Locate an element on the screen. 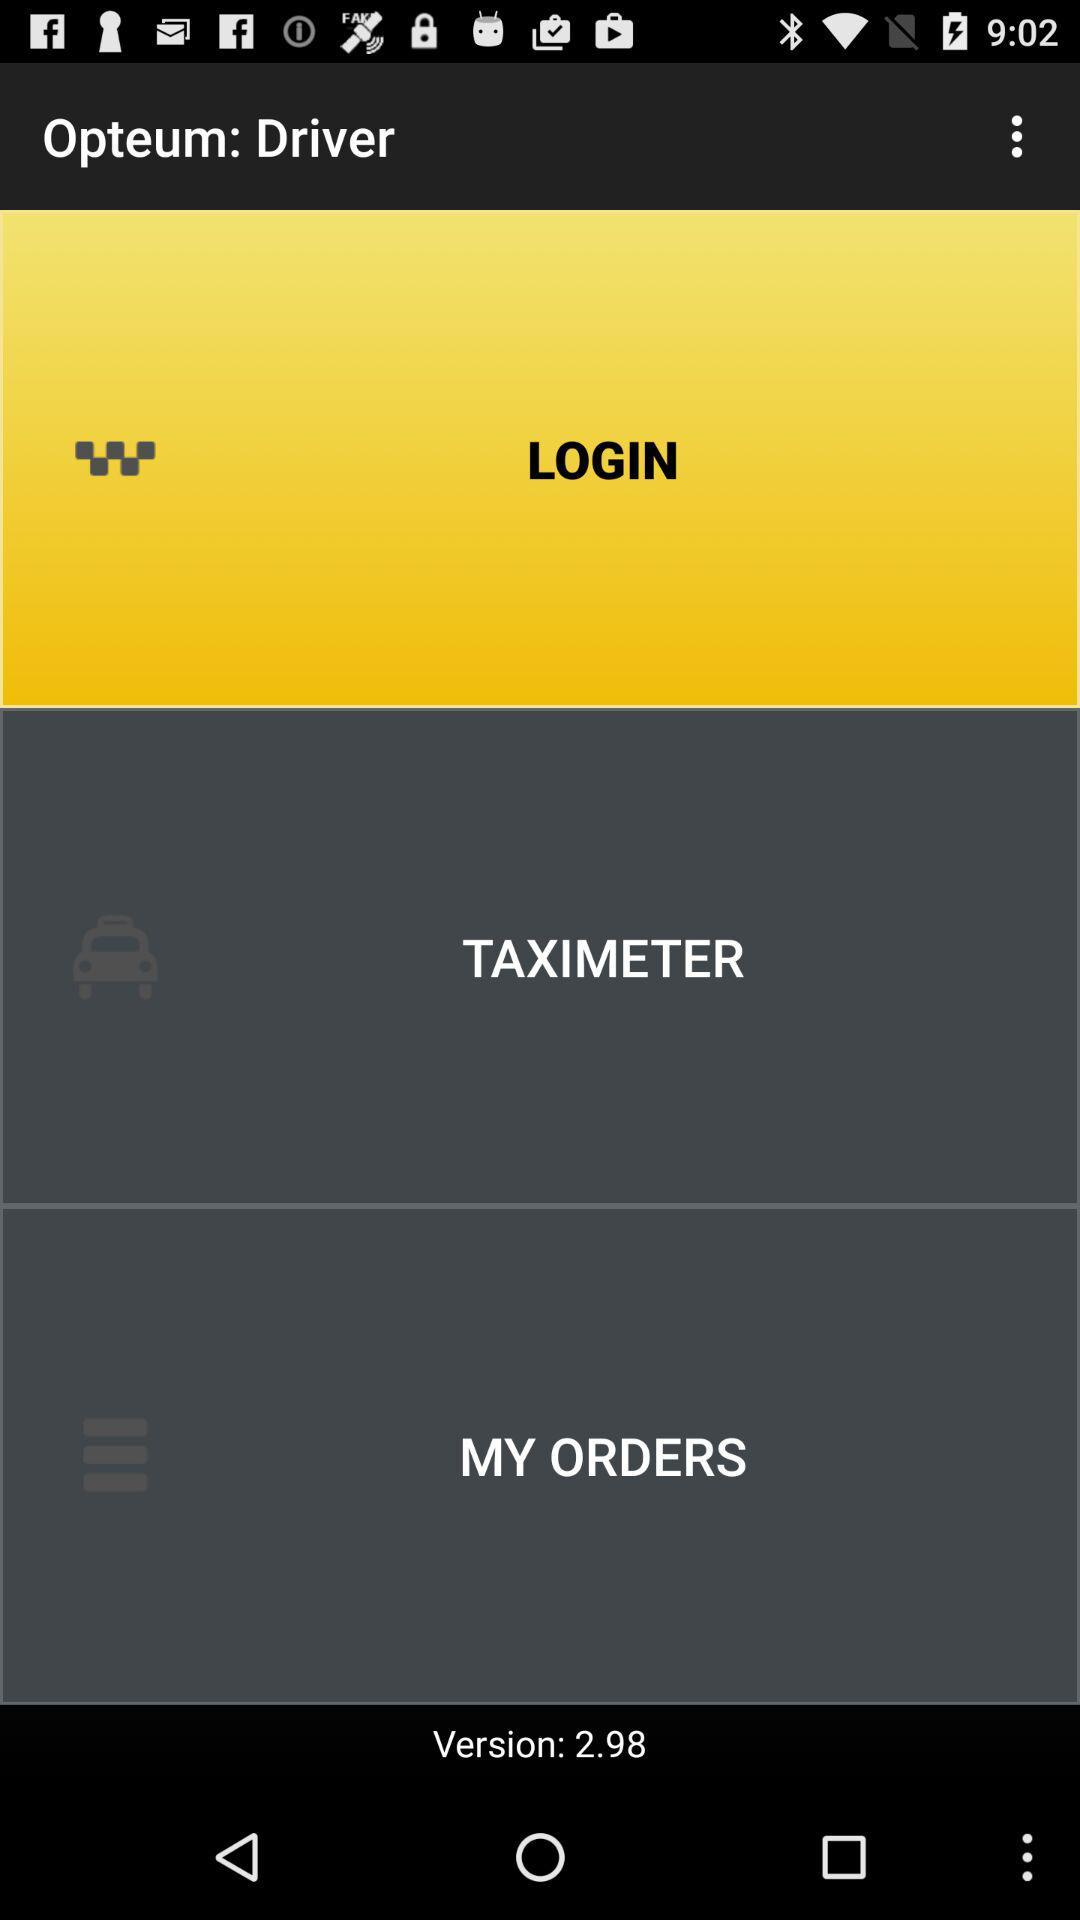  login icon is located at coordinates (540, 458).